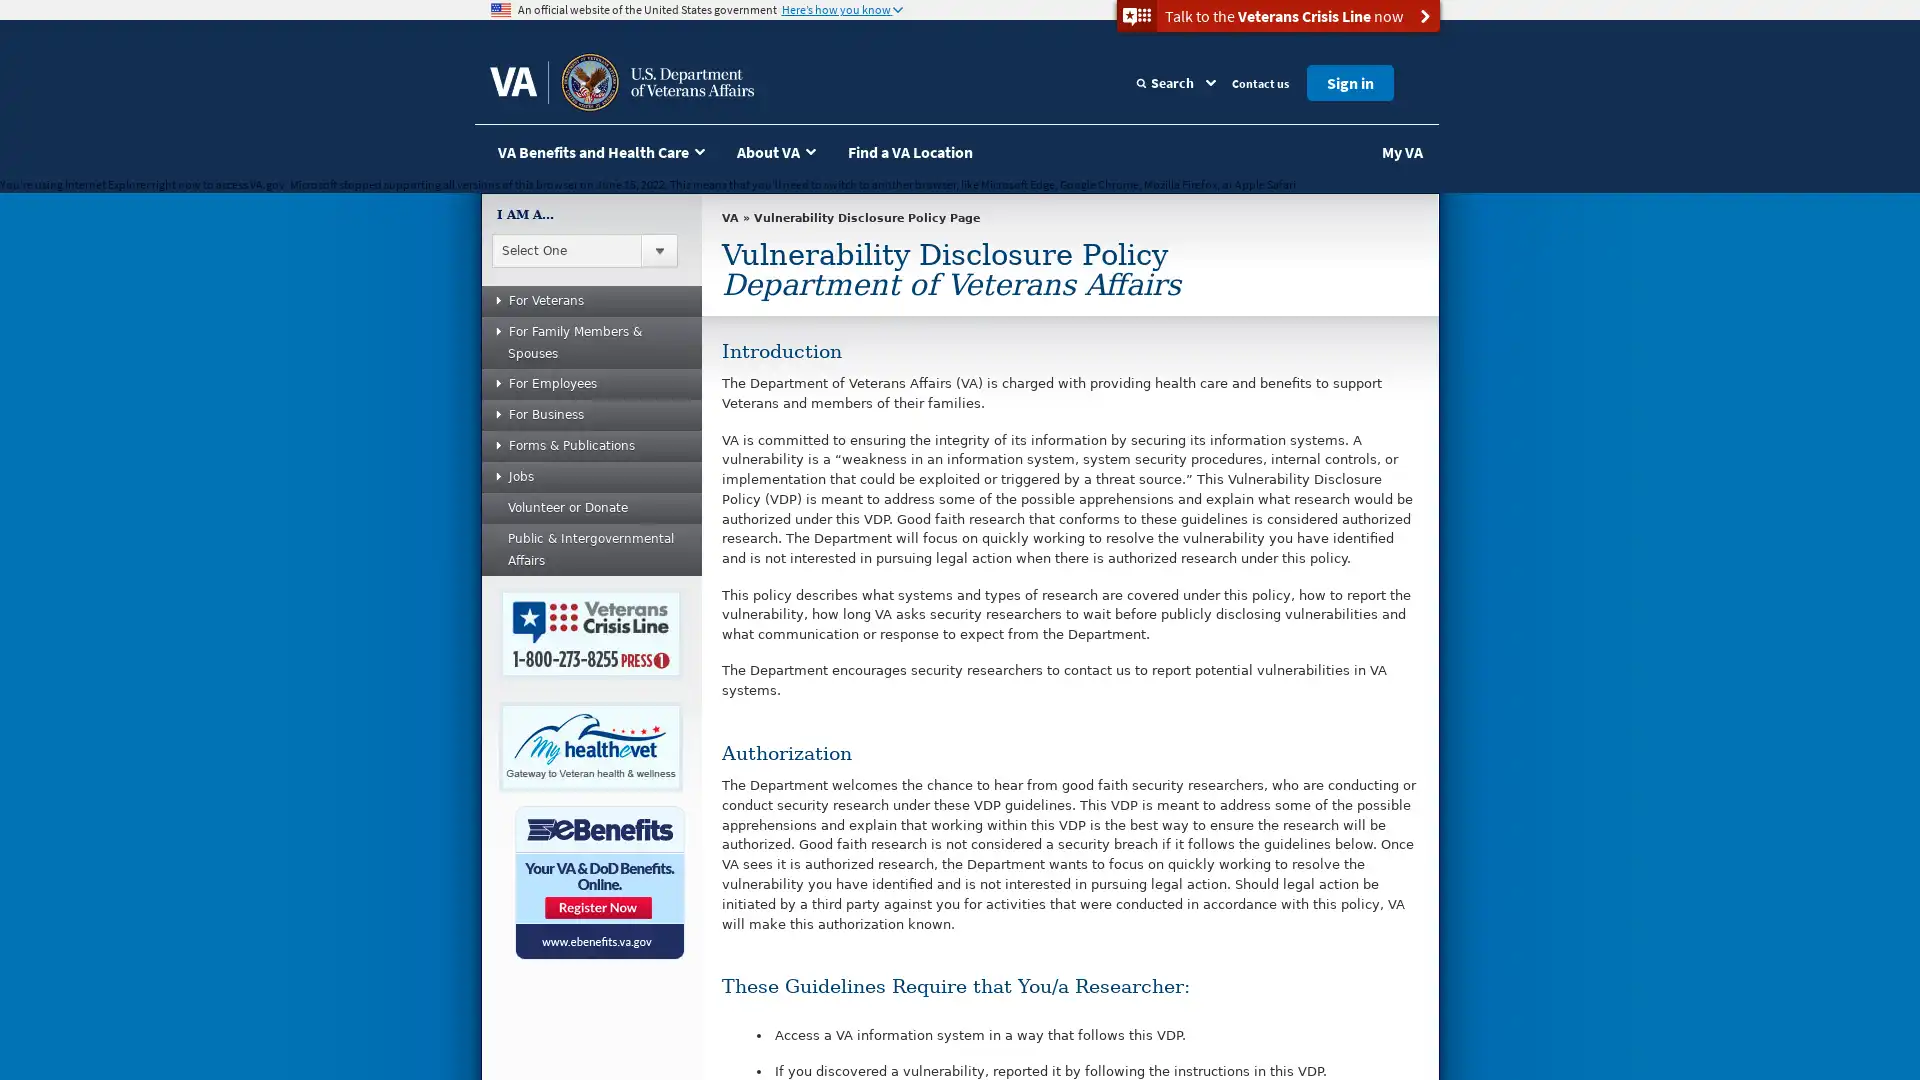  Describe the element at coordinates (1350, 82) in the screenshot. I see `Sign in` at that location.